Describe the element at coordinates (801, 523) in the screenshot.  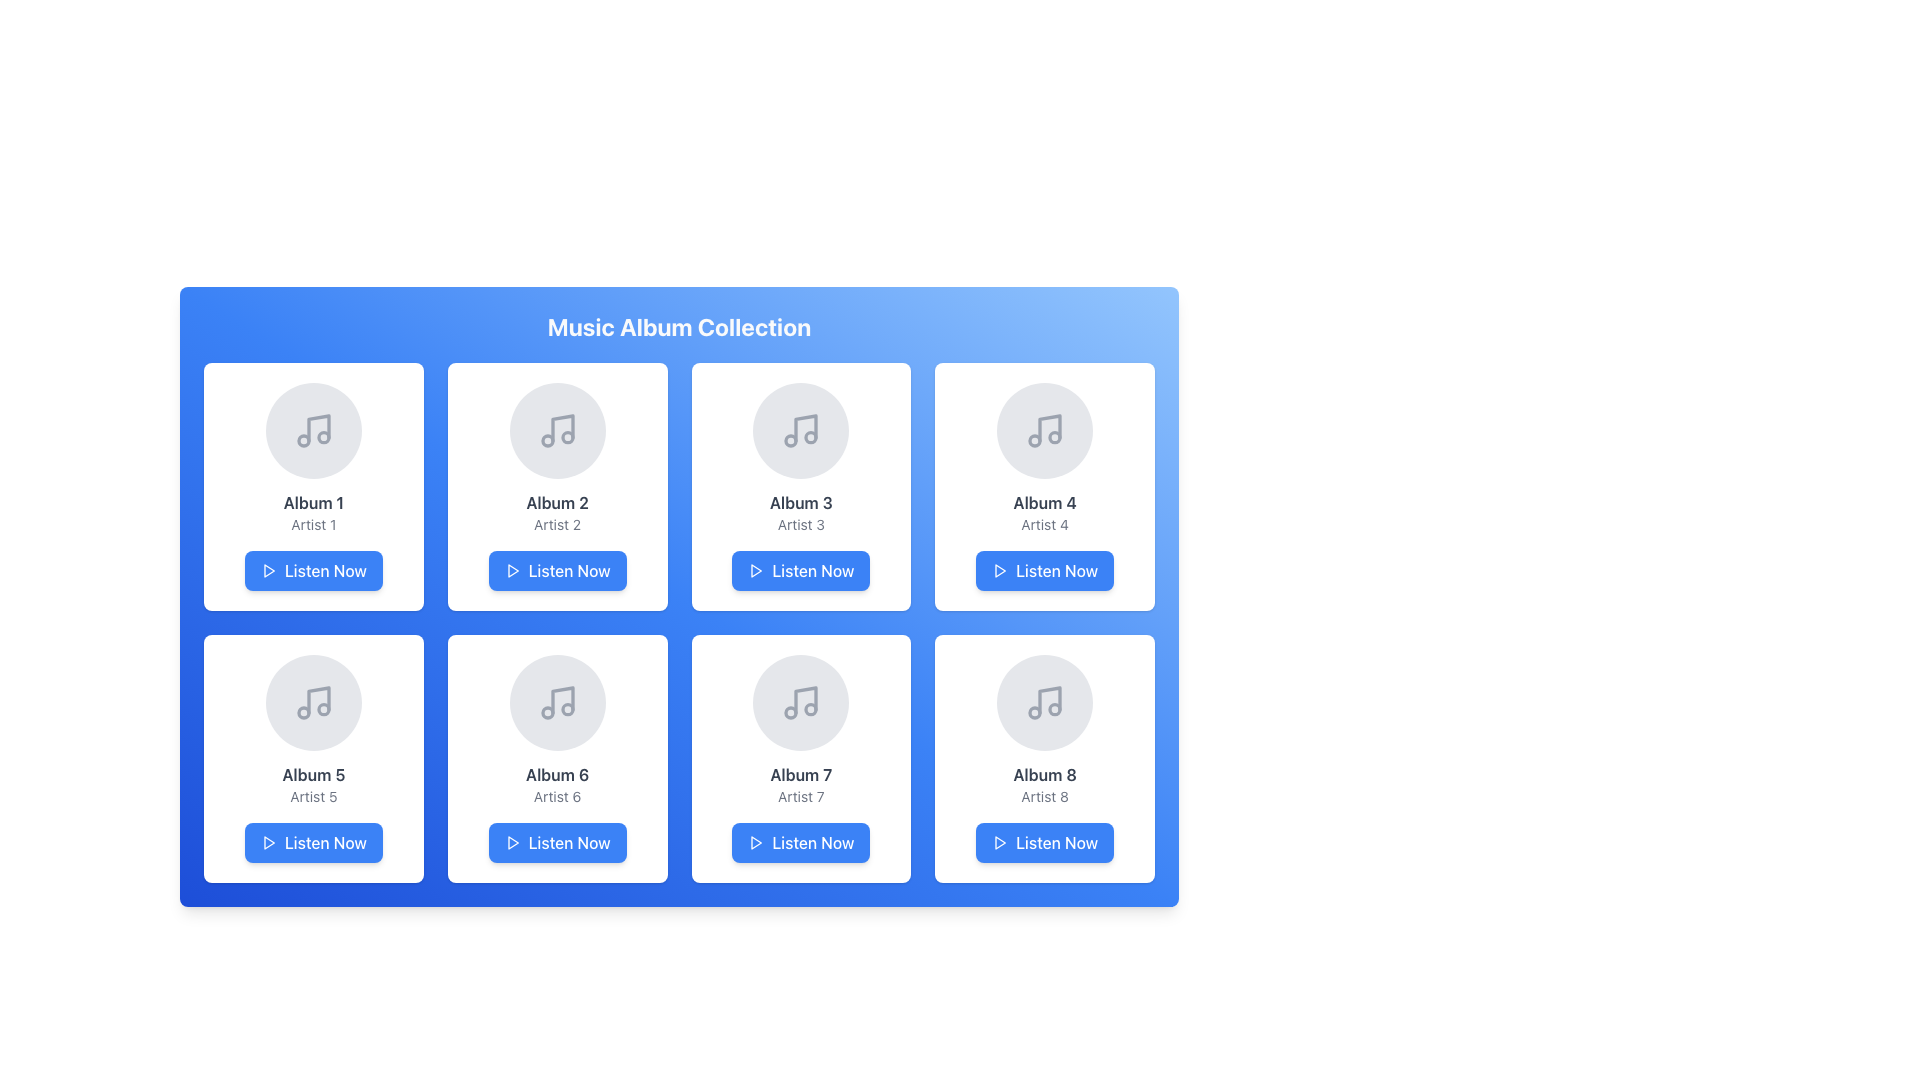
I see `the static text label displaying the artist name for 'Album 3', which is the second textual item within the album card located in the top row, third column of the grid layout` at that location.